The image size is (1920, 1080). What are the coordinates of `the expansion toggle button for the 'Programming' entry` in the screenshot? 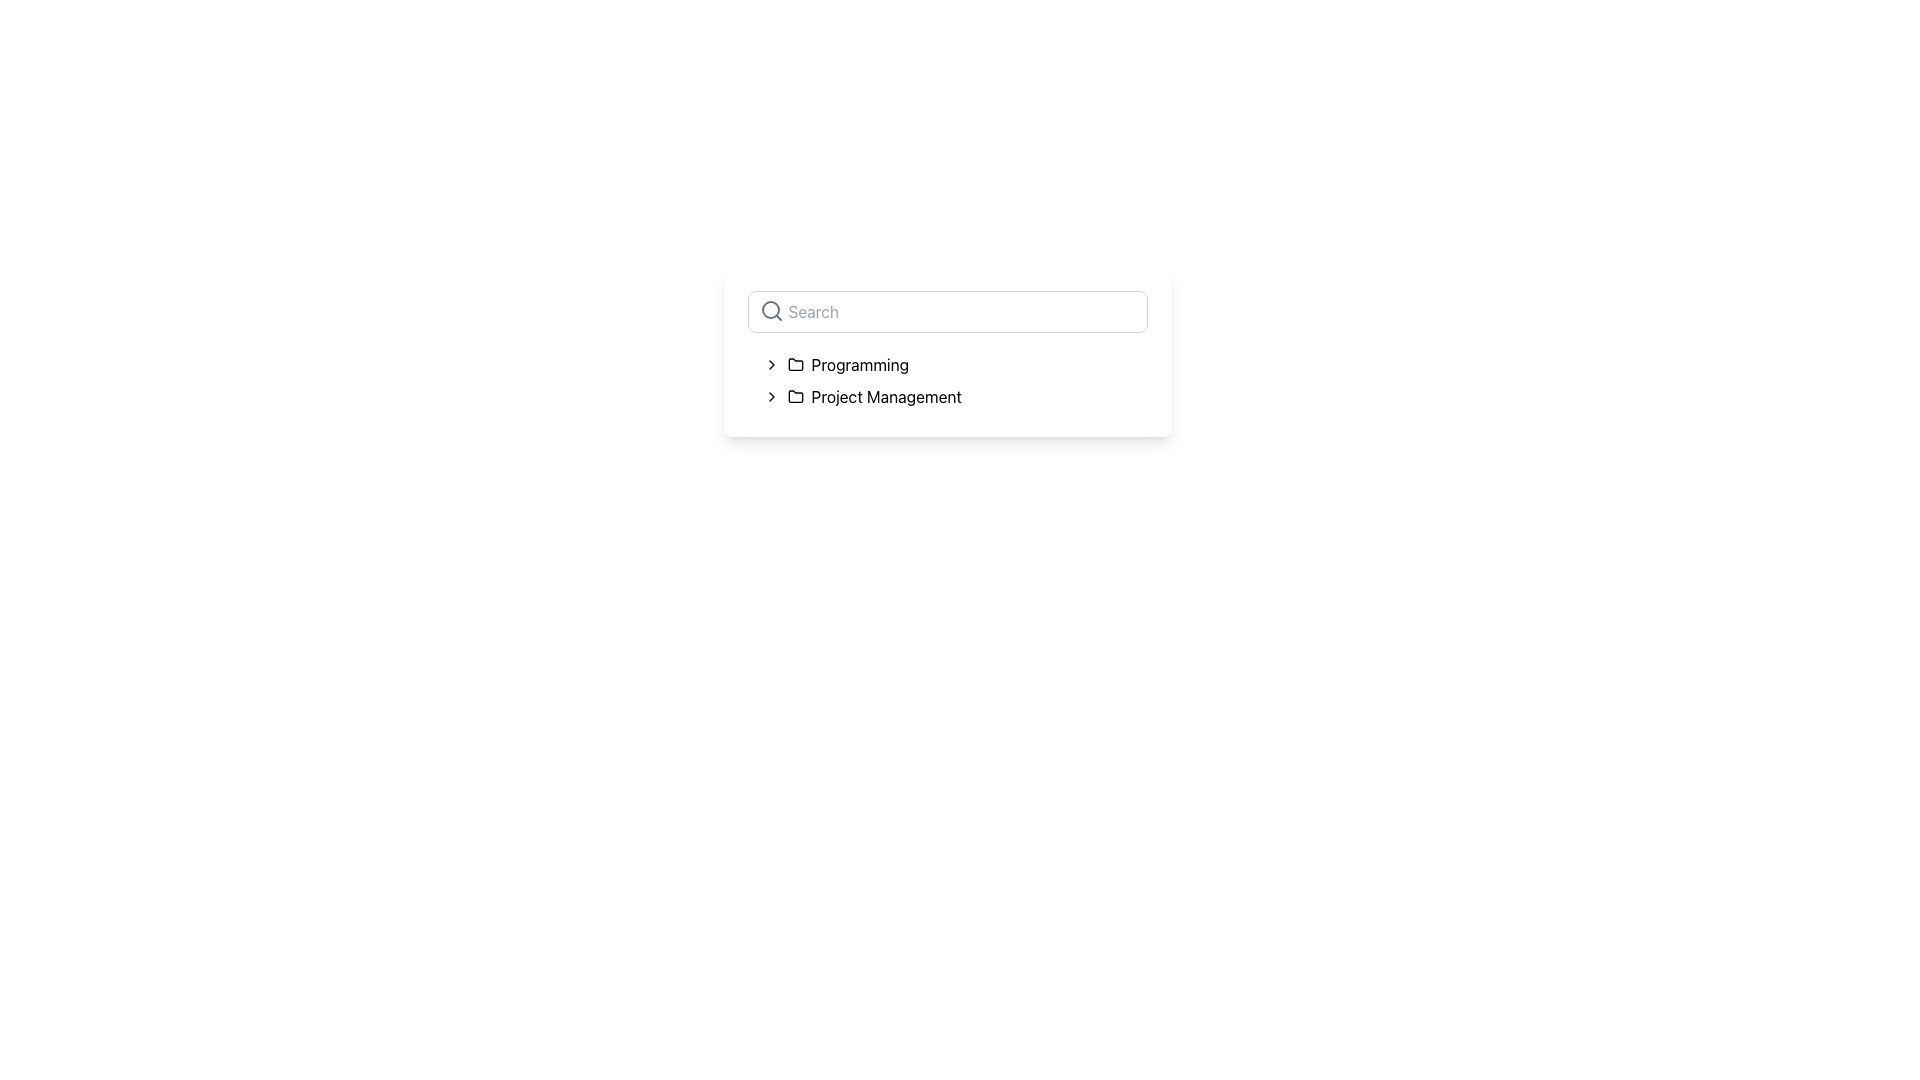 It's located at (770, 365).